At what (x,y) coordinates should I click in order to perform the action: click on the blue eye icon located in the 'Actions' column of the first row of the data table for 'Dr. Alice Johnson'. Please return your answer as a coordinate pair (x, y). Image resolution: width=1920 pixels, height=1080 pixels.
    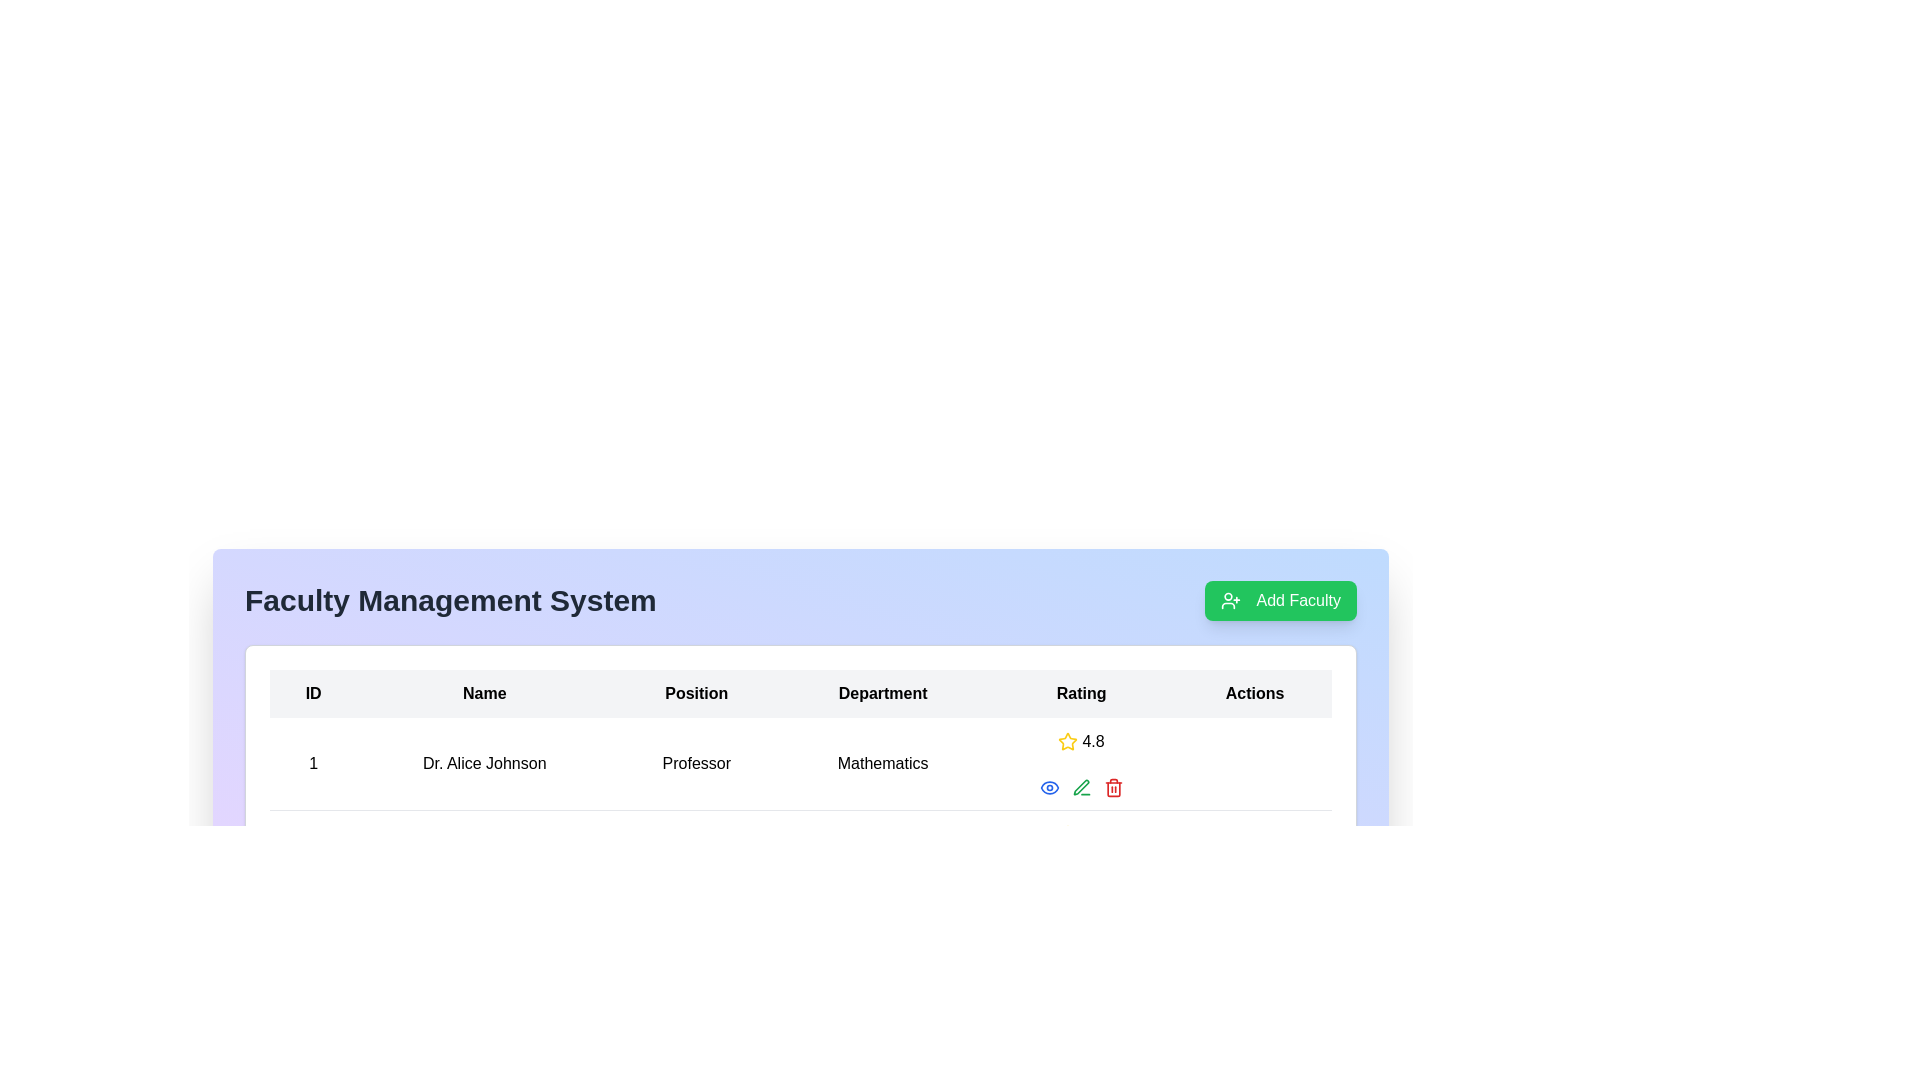
    Looking at the image, I should click on (1080, 786).